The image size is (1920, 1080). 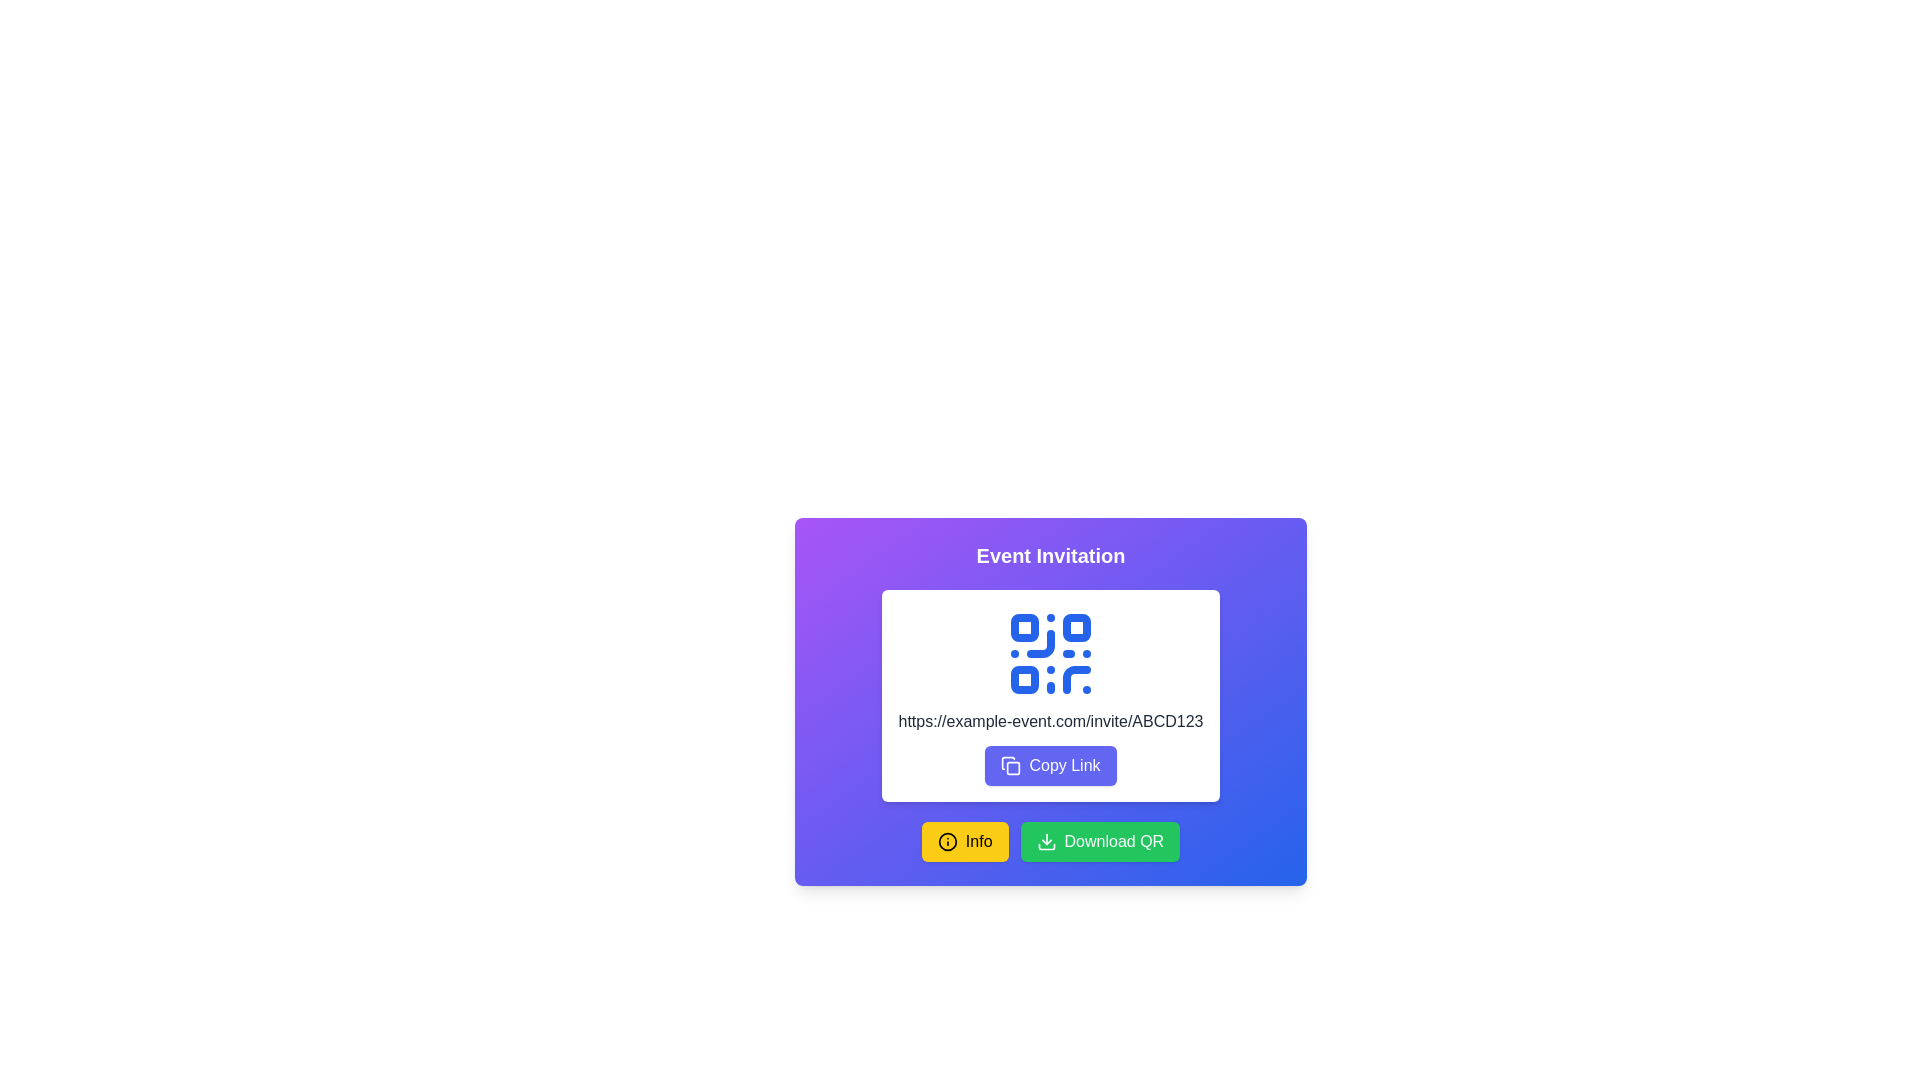 I want to click on the information graphical icon located inside the 'Info' button at the bottom of the card component, so click(x=946, y=841).